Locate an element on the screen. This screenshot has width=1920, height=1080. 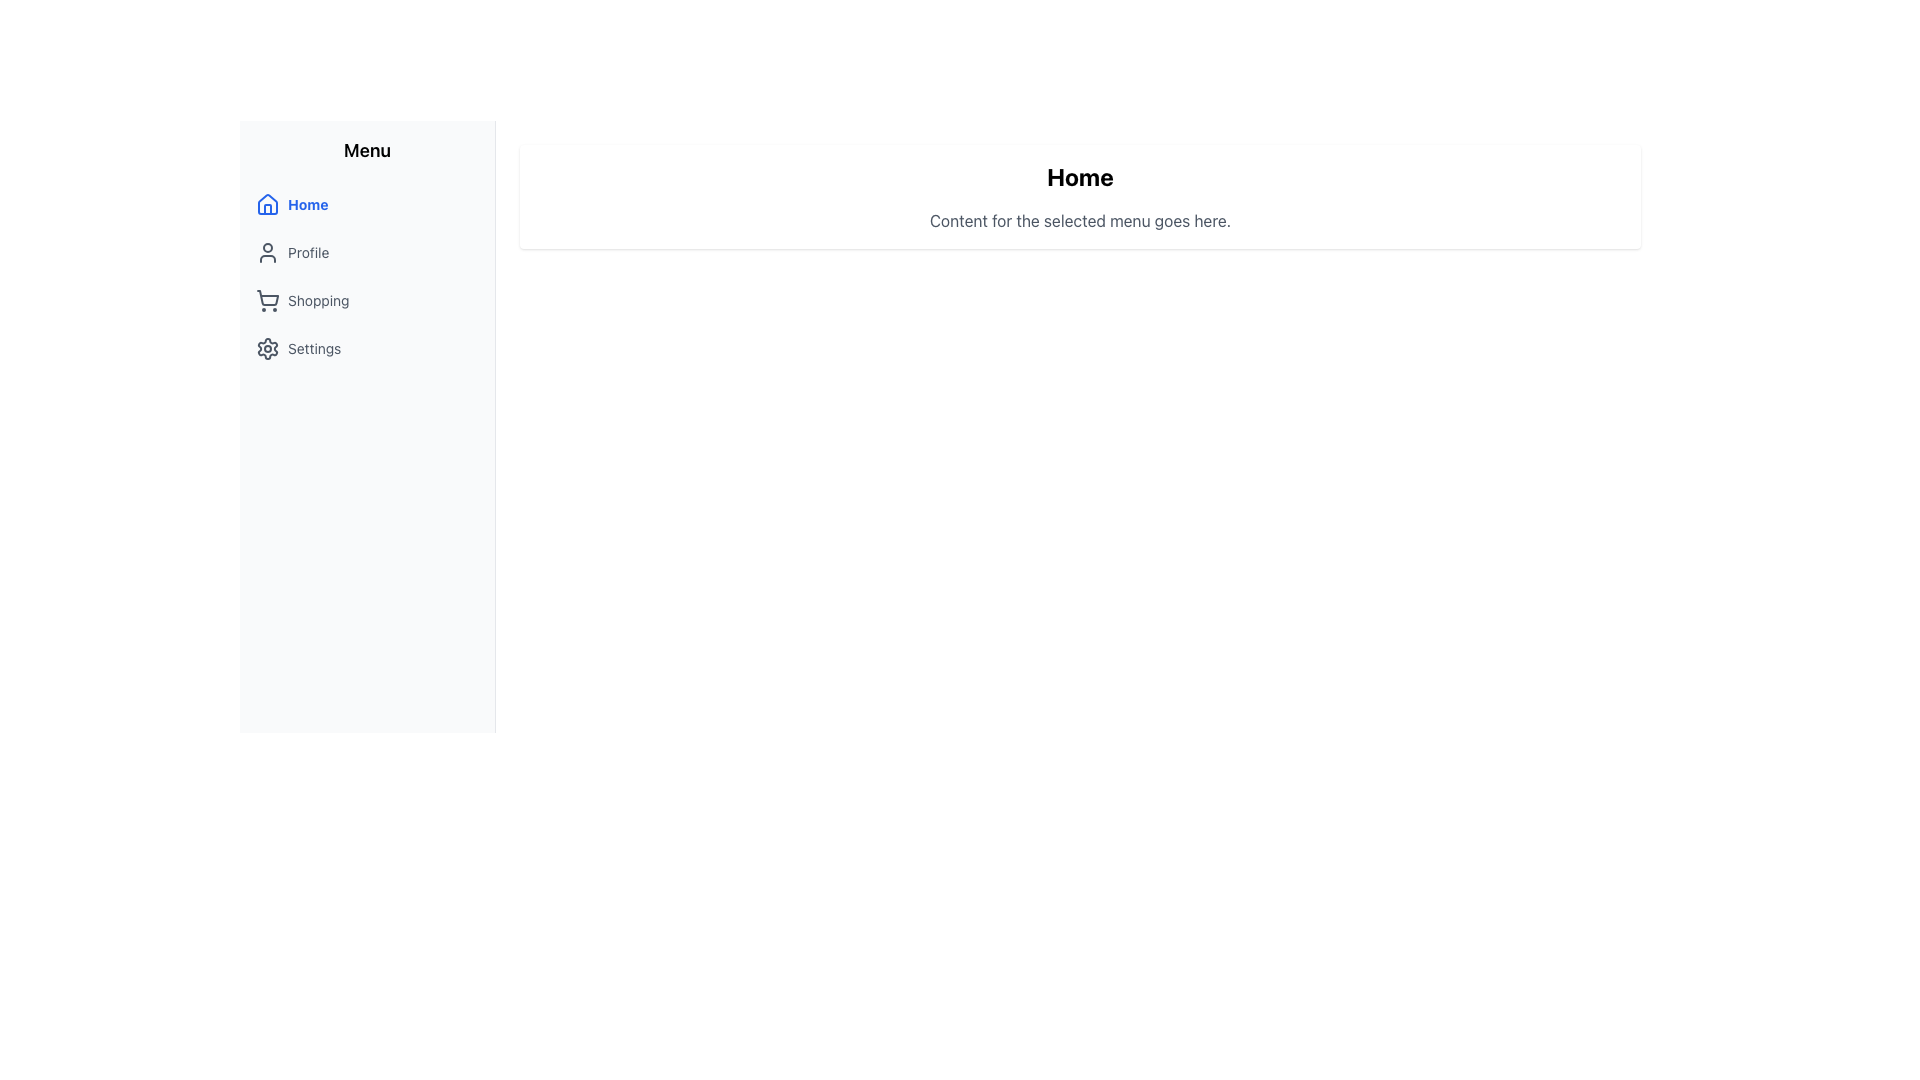
the 'Profile' navigation link in the sidebar is located at coordinates (367, 252).